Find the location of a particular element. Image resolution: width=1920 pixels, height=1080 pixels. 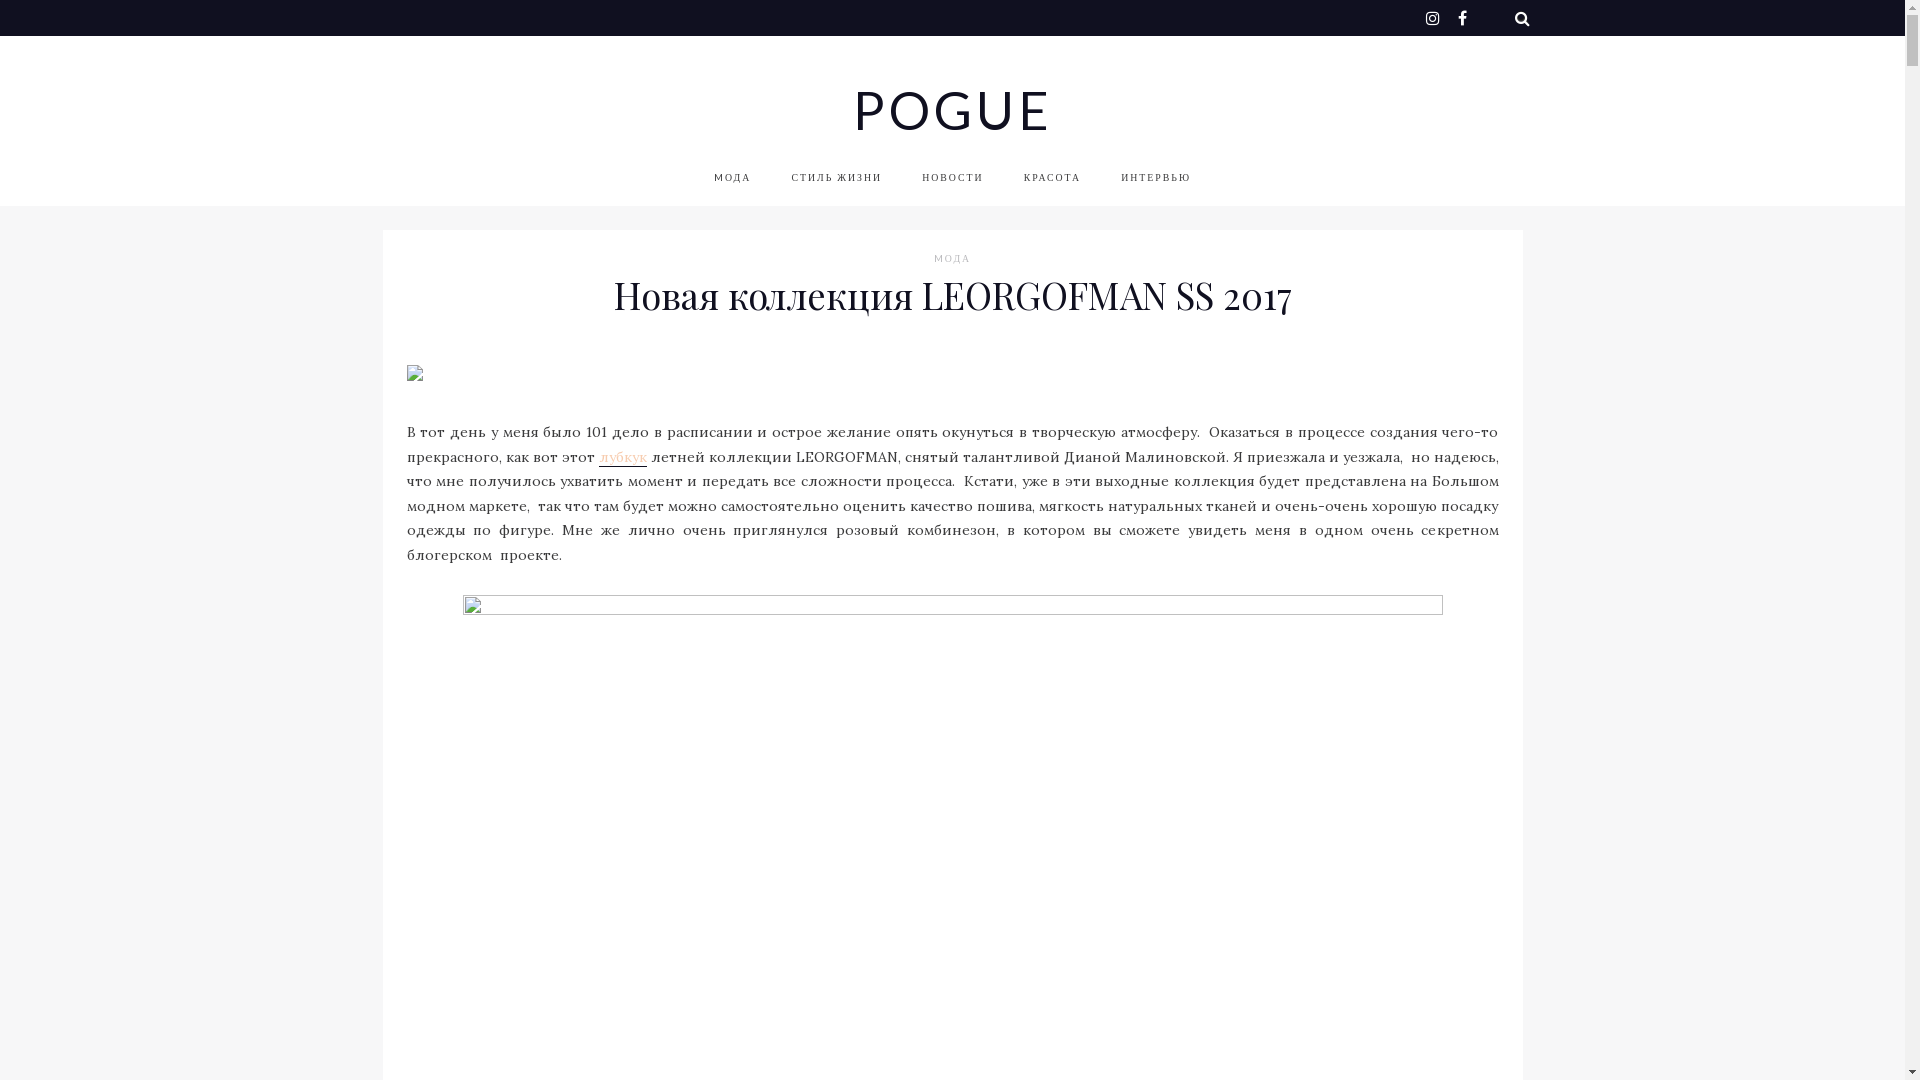

'POGUE' is located at coordinates (950, 110).